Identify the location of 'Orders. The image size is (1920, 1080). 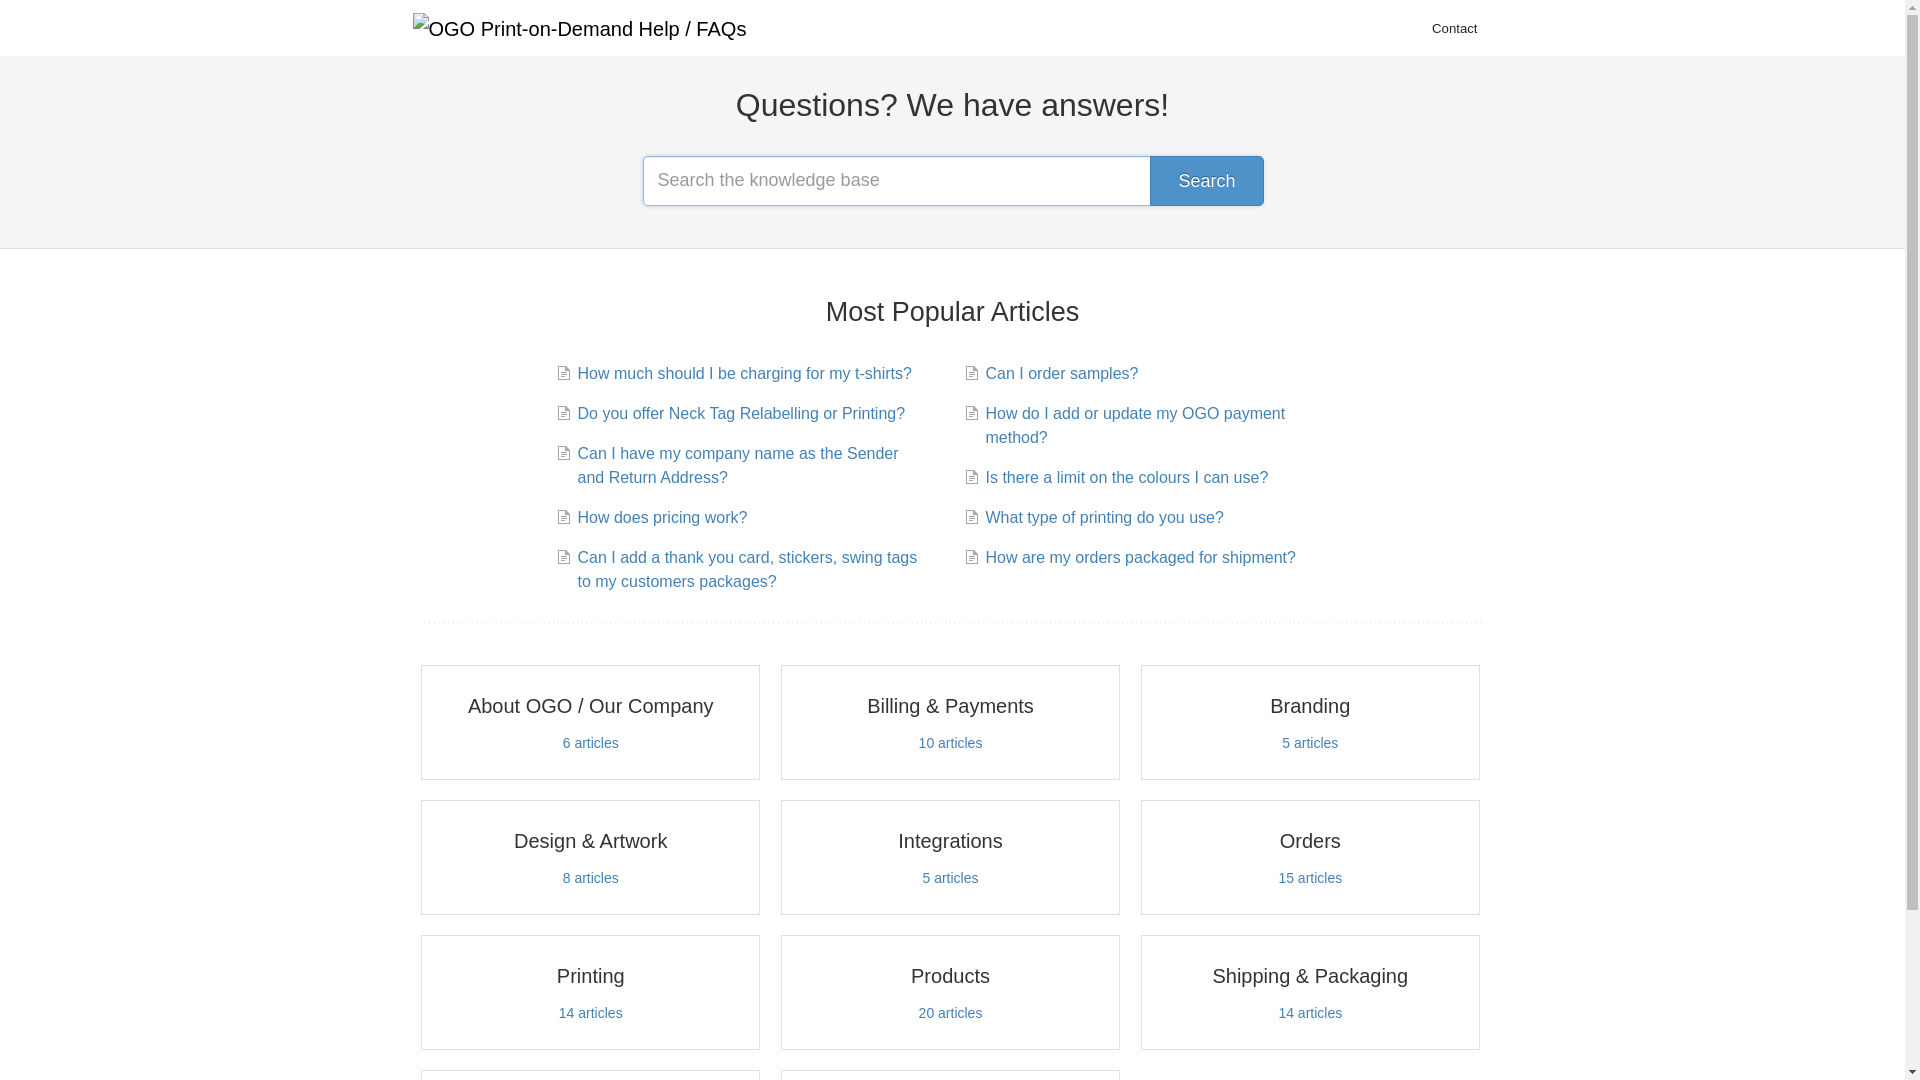
(1310, 856).